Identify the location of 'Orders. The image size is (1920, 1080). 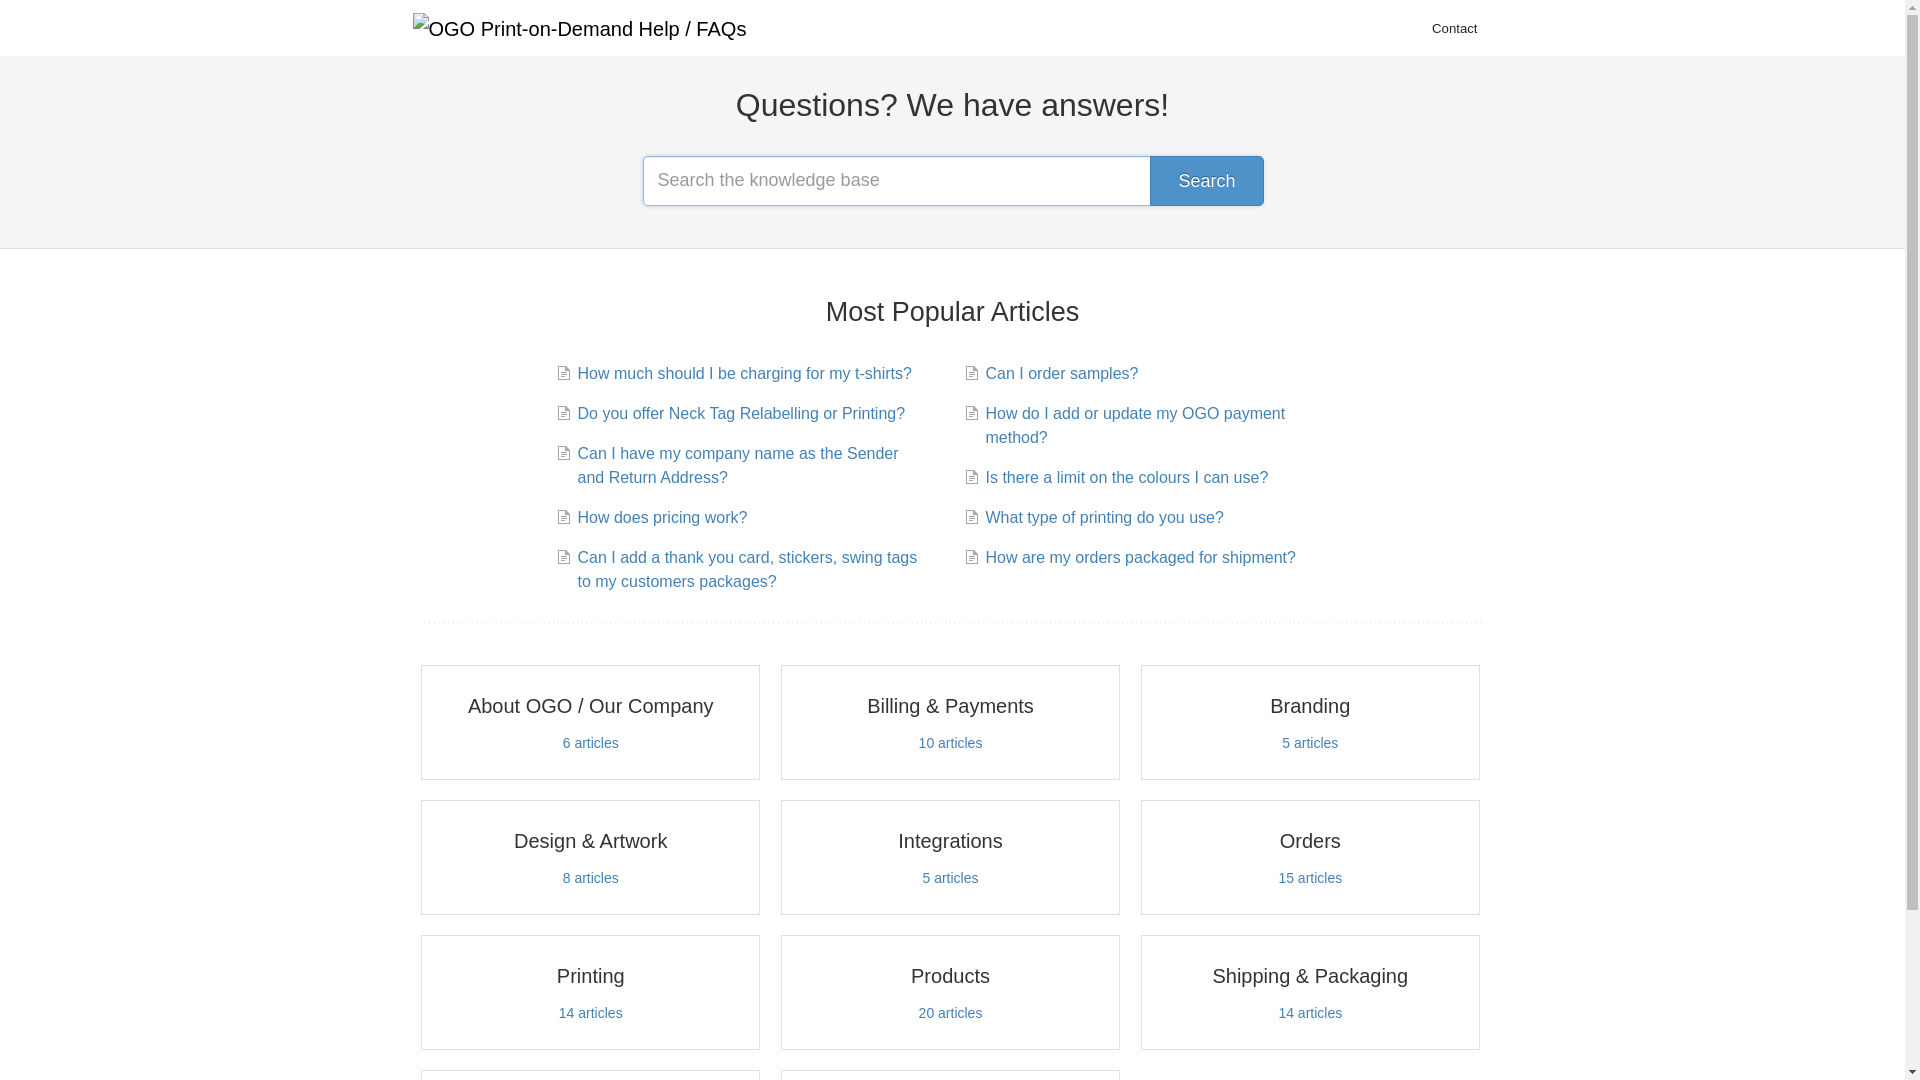
(1310, 856).